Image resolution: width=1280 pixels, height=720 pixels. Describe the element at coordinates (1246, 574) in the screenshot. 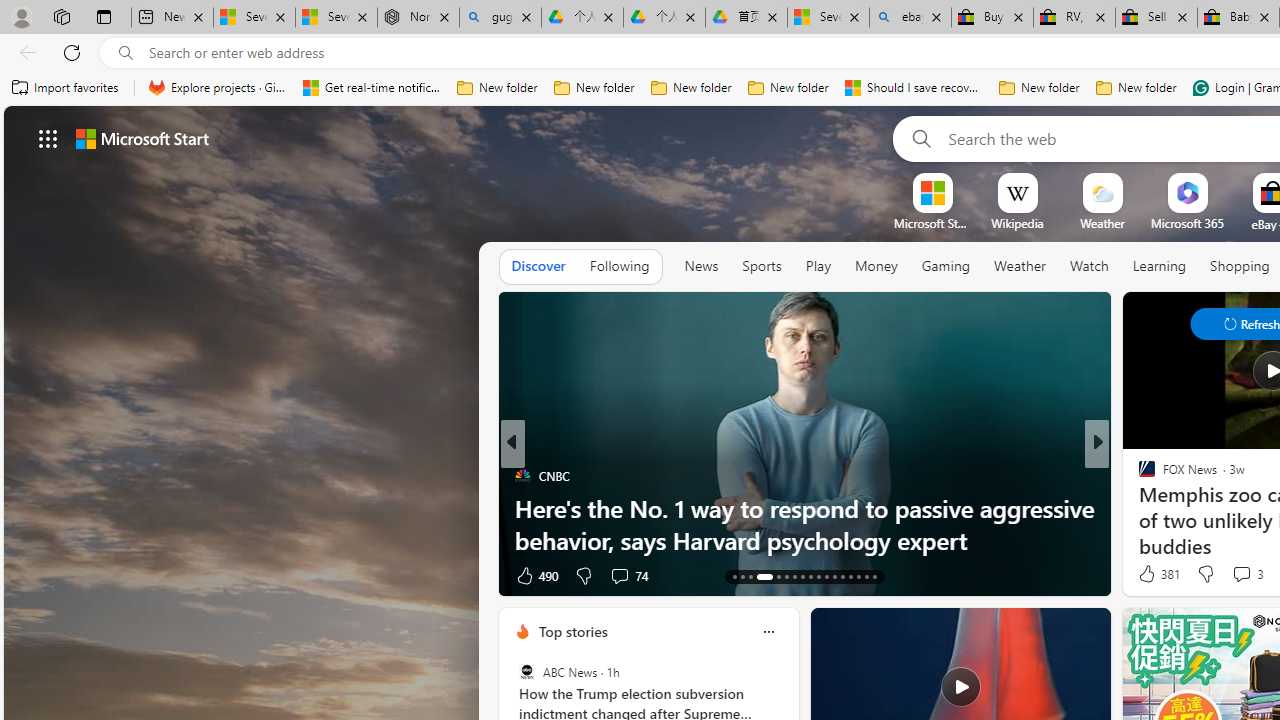

I see `'View comments 3 Comment'` at that location.